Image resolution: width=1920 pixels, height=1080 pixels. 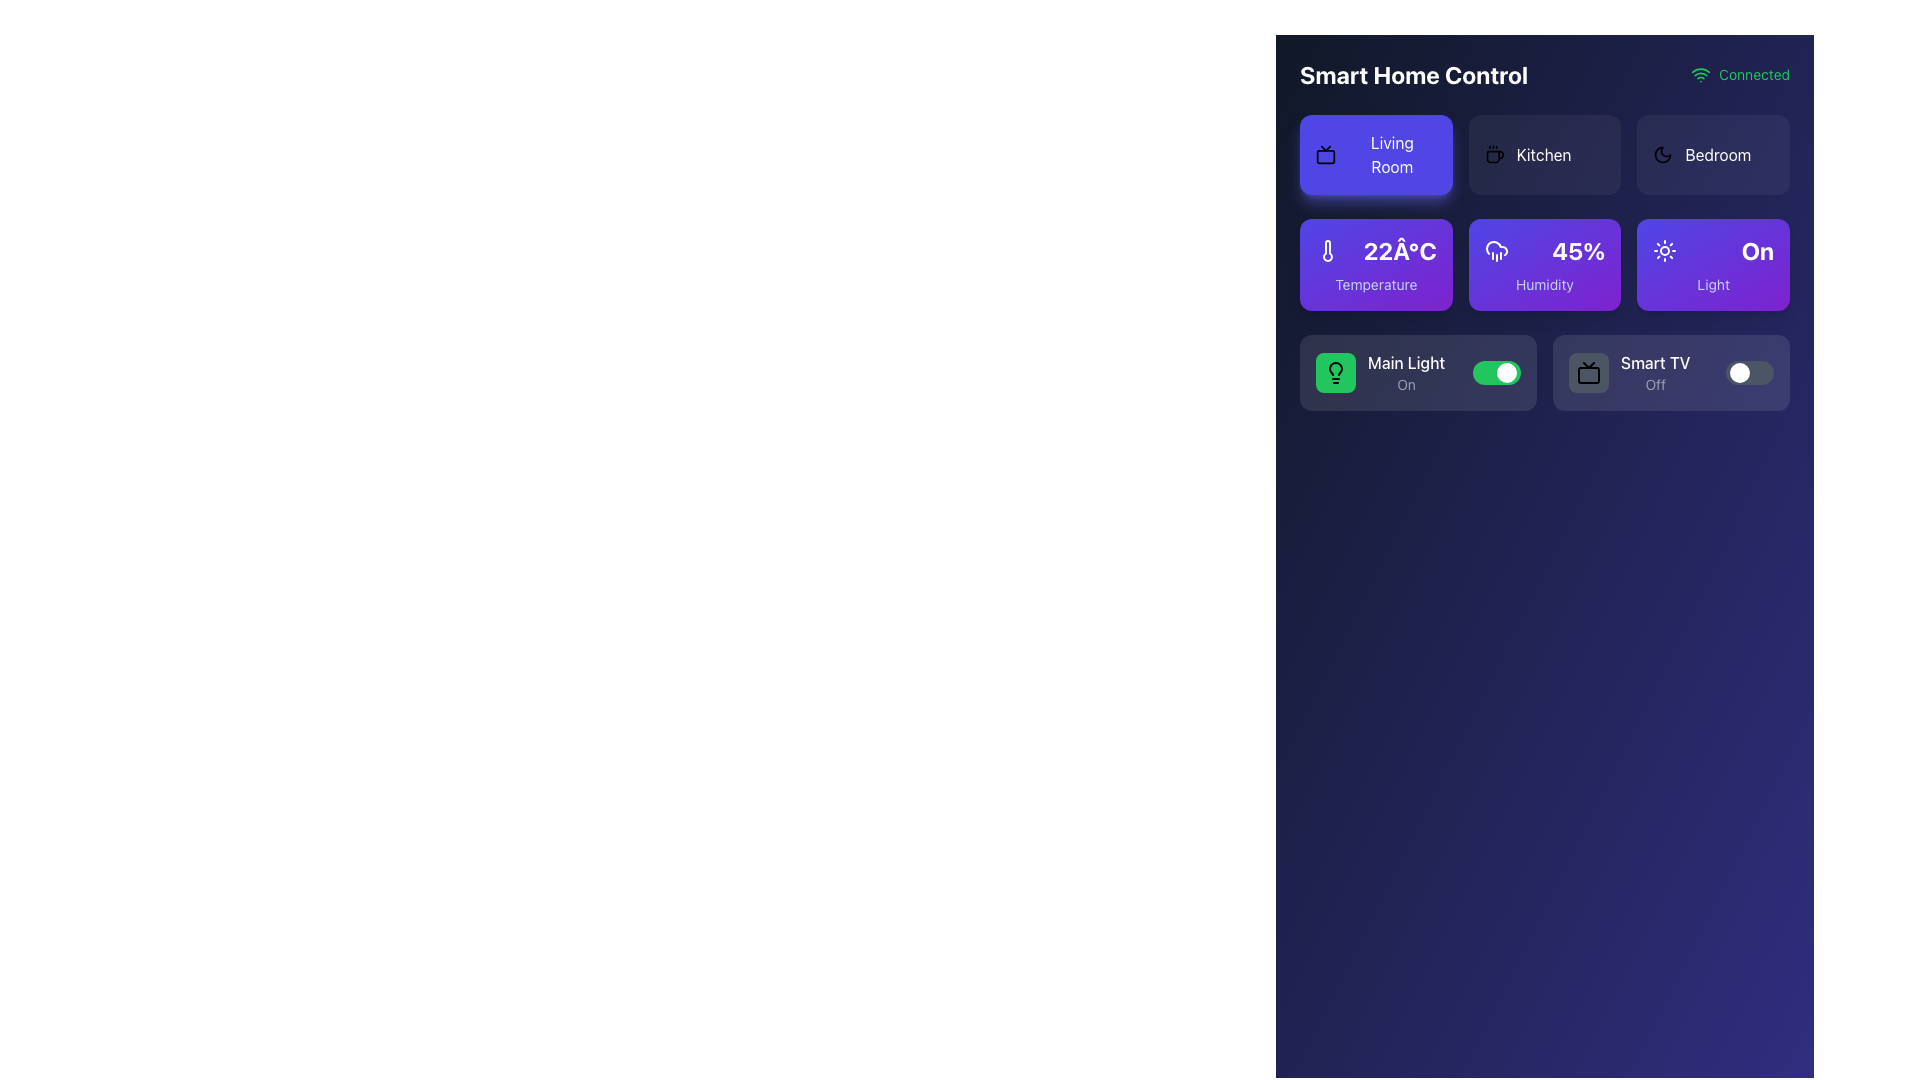 What do you see at coordinates (1496, 249) in the screenshot?
I see `the humidity icon located in the 'Smart Home Control' interface, positioned to the left of the '45%' text` at bounding box center [1496, 249].